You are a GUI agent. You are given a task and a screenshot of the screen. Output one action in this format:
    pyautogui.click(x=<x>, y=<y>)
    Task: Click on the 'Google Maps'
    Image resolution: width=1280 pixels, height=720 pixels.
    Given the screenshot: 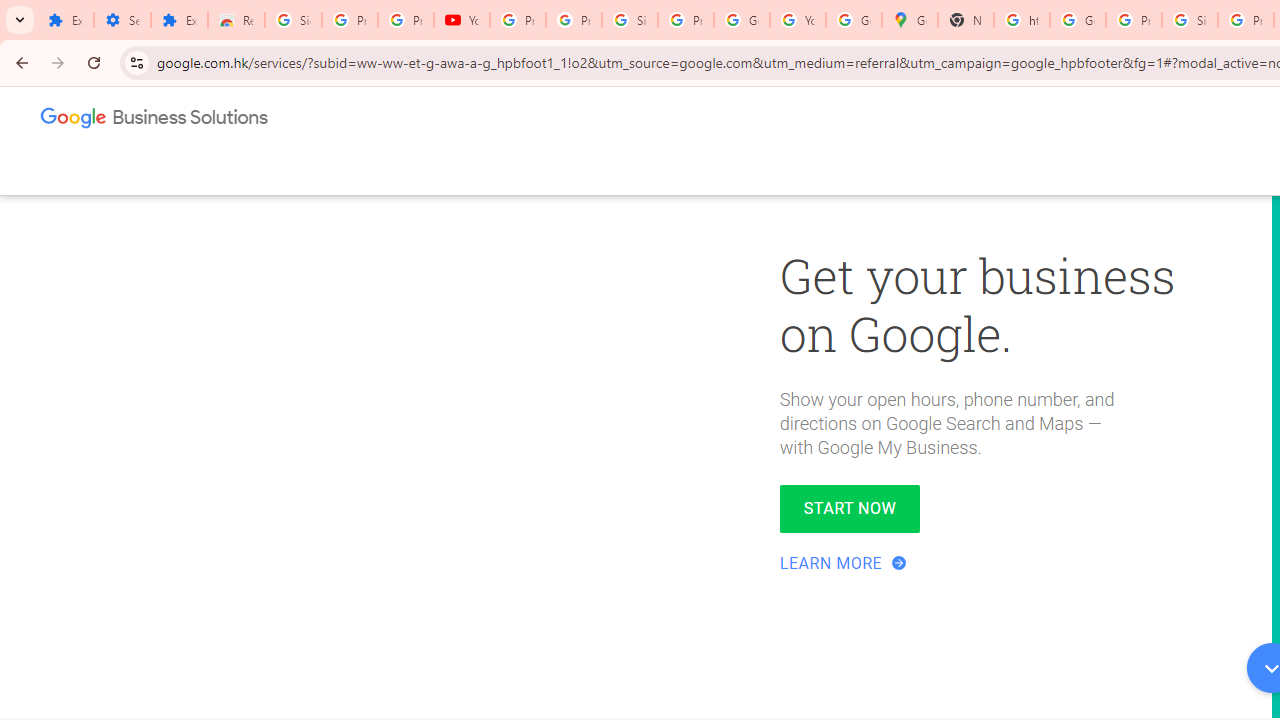 What is the action you would take?
    pyautogui.click(x=909, y=20)
    